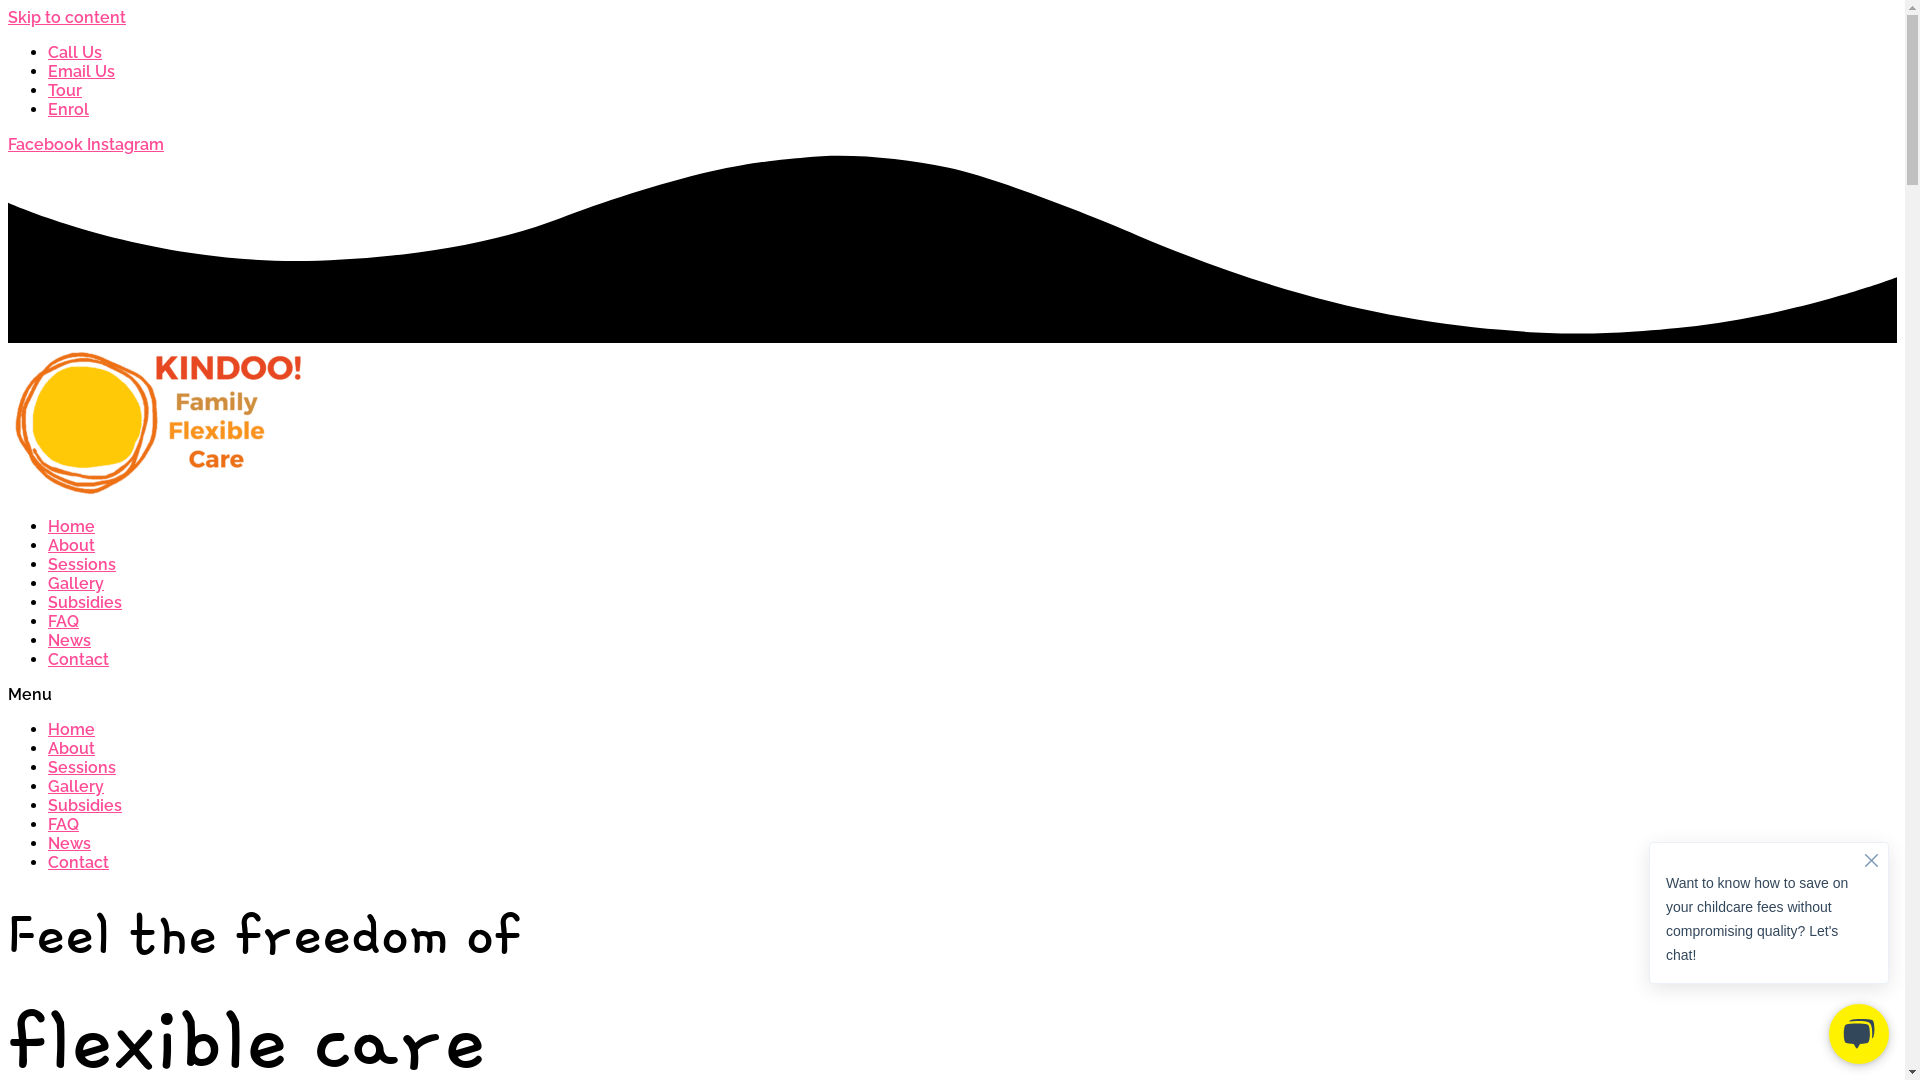  I want to click on 'Enrol', so click(48, 109).